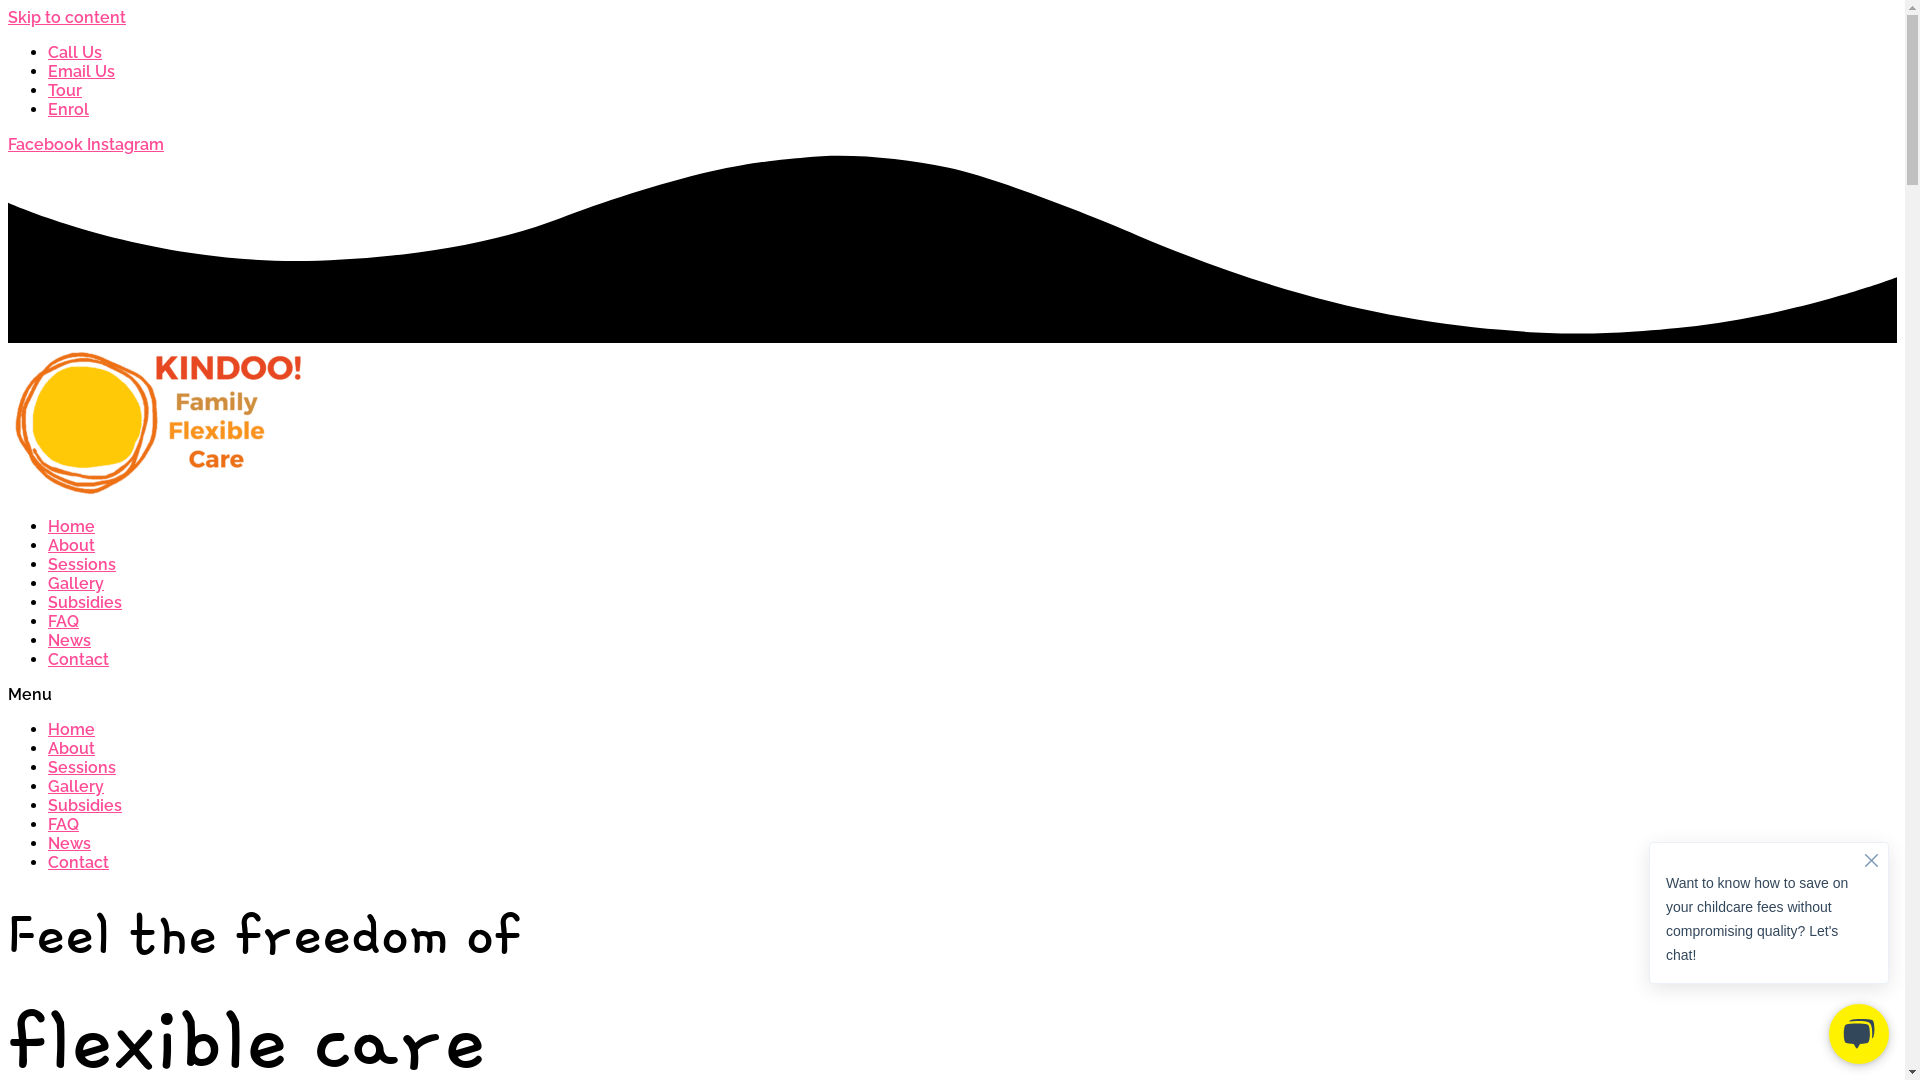  I want to click on 'Enrol', so click(48, 109).